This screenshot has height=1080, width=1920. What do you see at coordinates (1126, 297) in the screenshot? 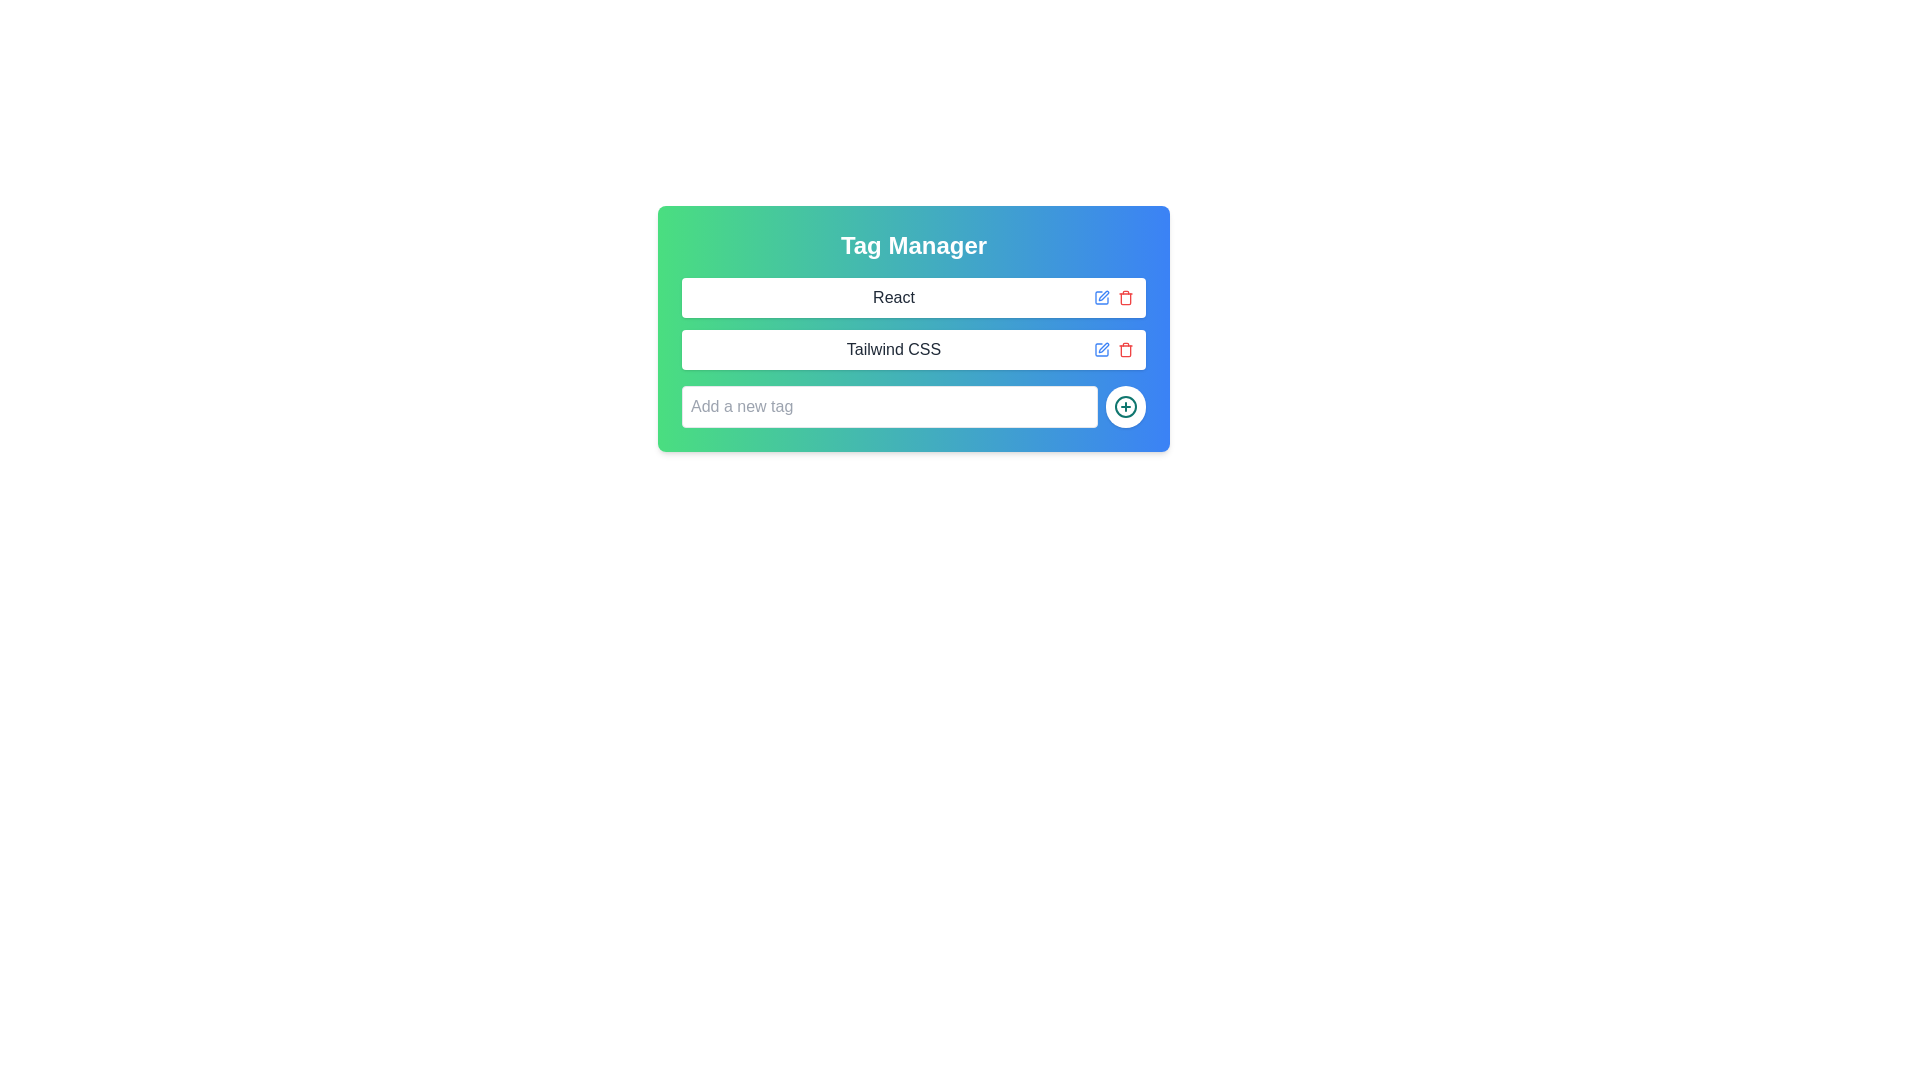
I see `the red trash can icon` at bounding box center [1126, 297].